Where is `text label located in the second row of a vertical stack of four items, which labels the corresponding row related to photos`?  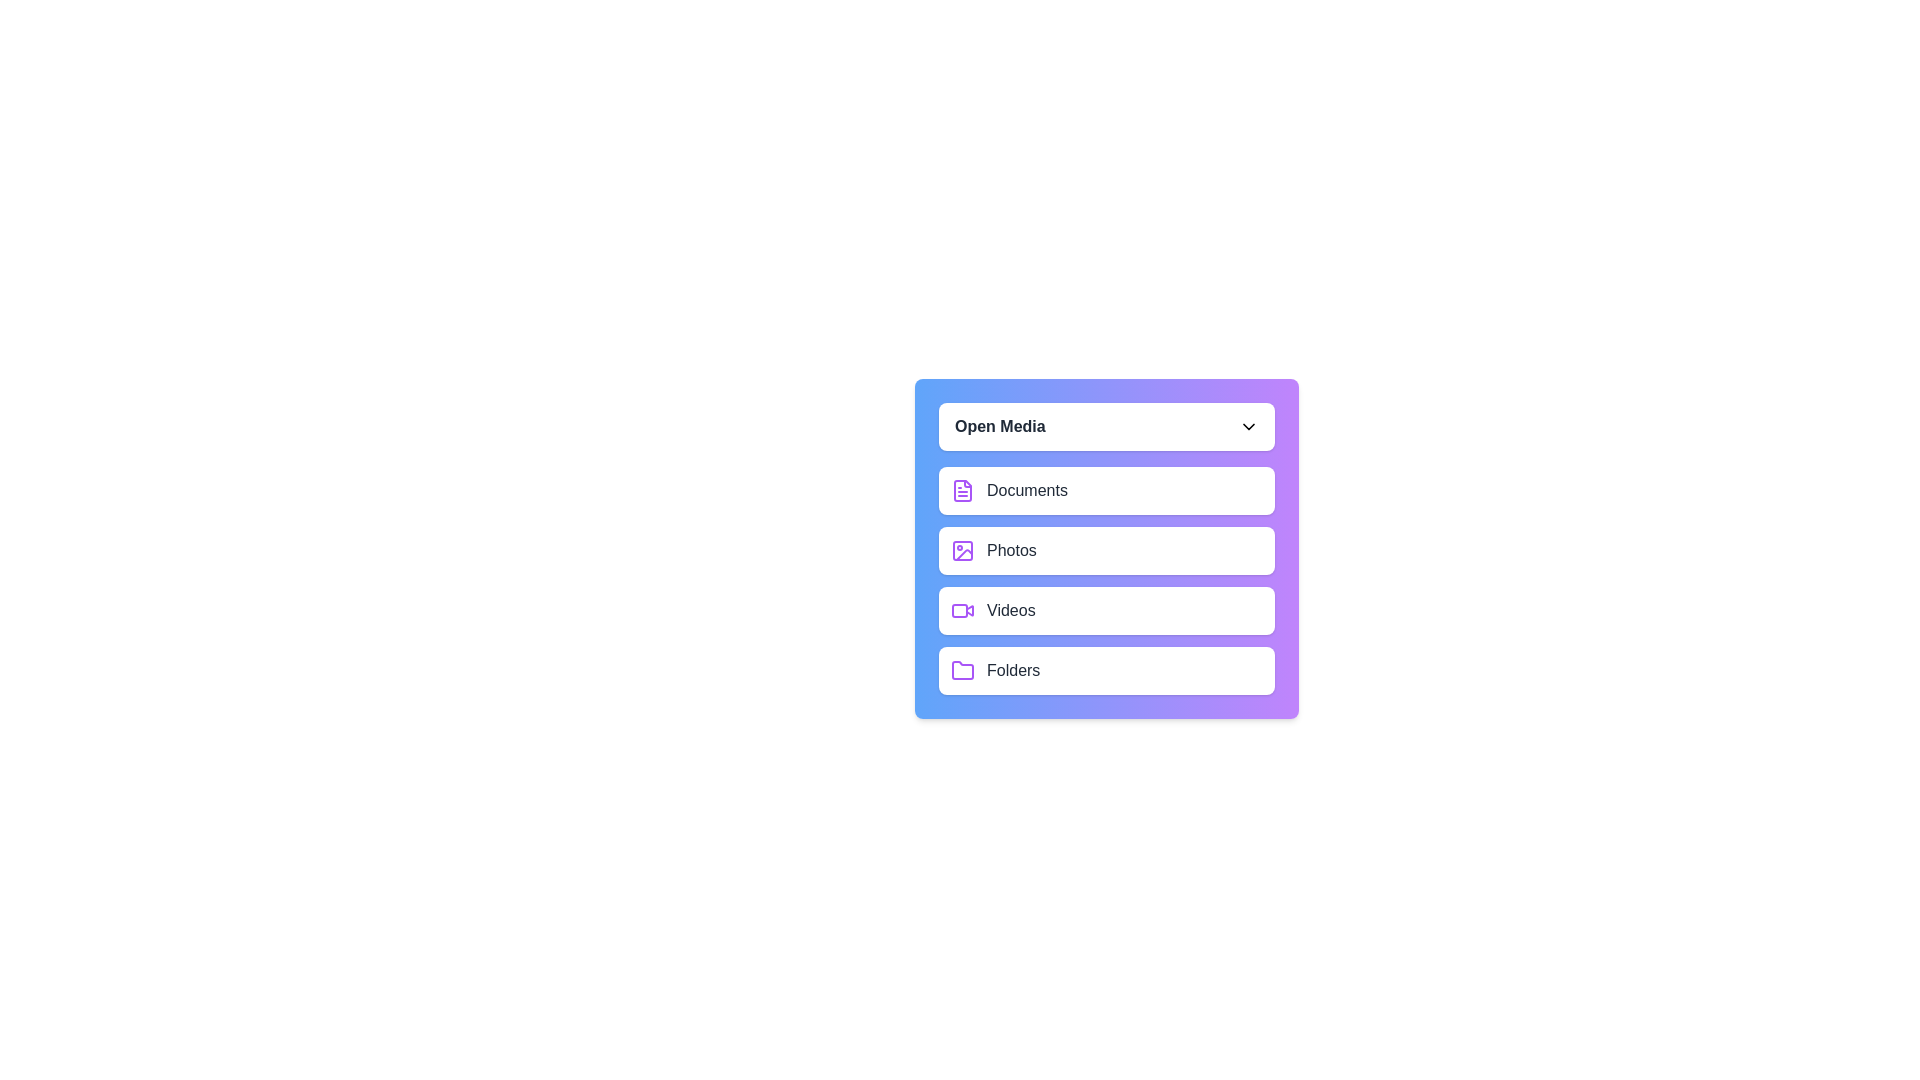 text label located in the second row of a vertical stack of four items, which labels the corresponding row related to photos is located at coordinates (1011, 551).